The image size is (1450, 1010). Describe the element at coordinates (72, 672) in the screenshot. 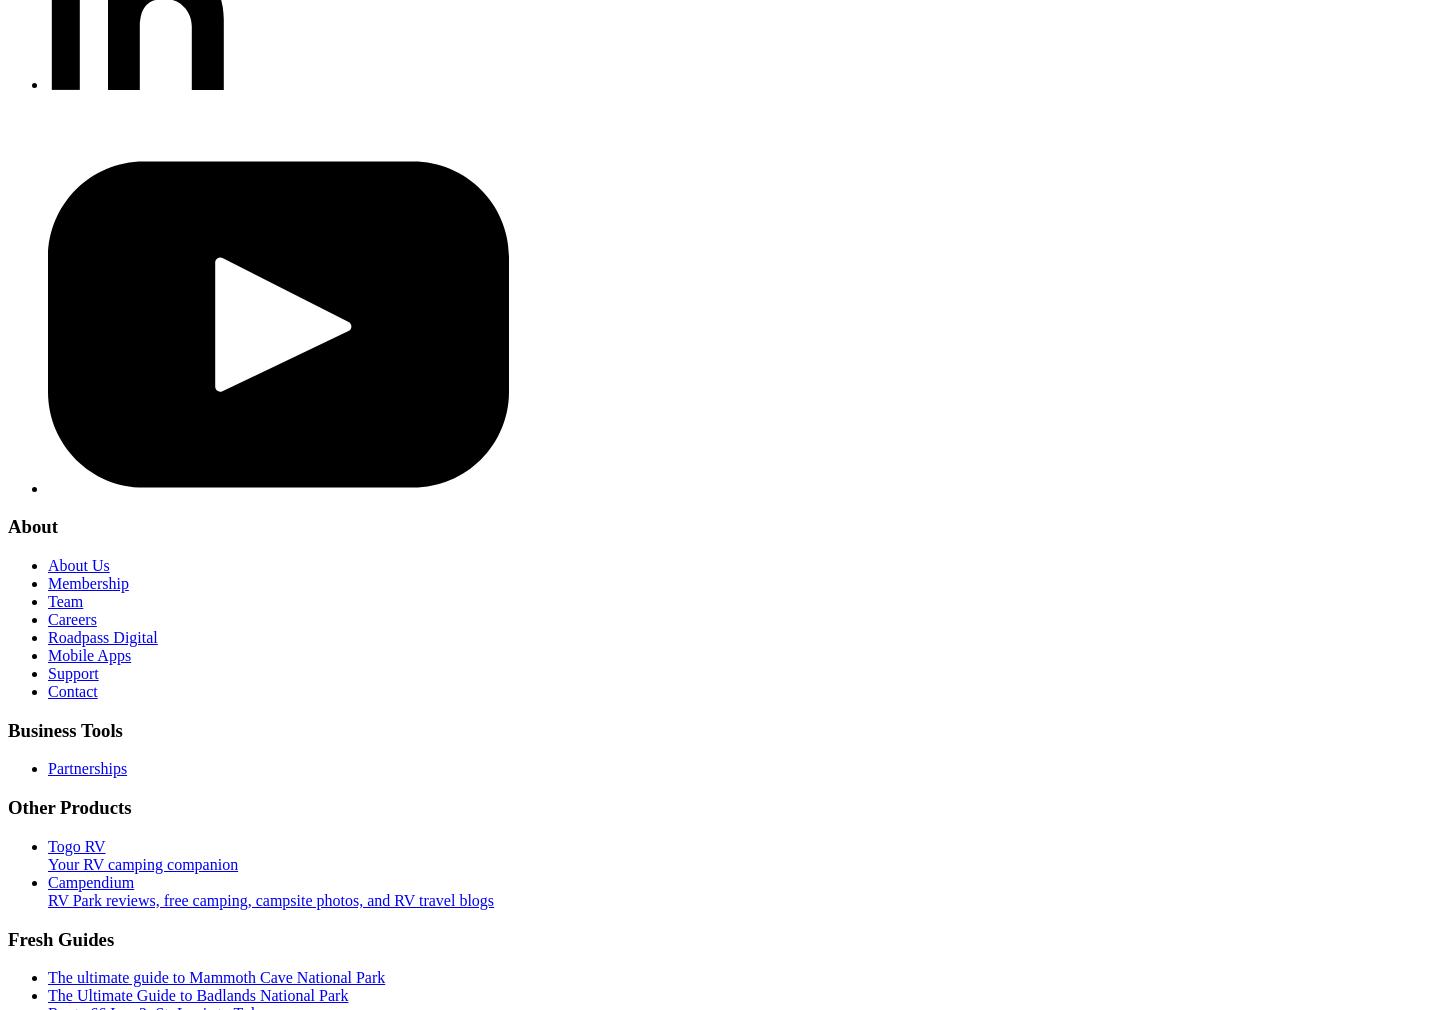

I see `'Support'` at that location.